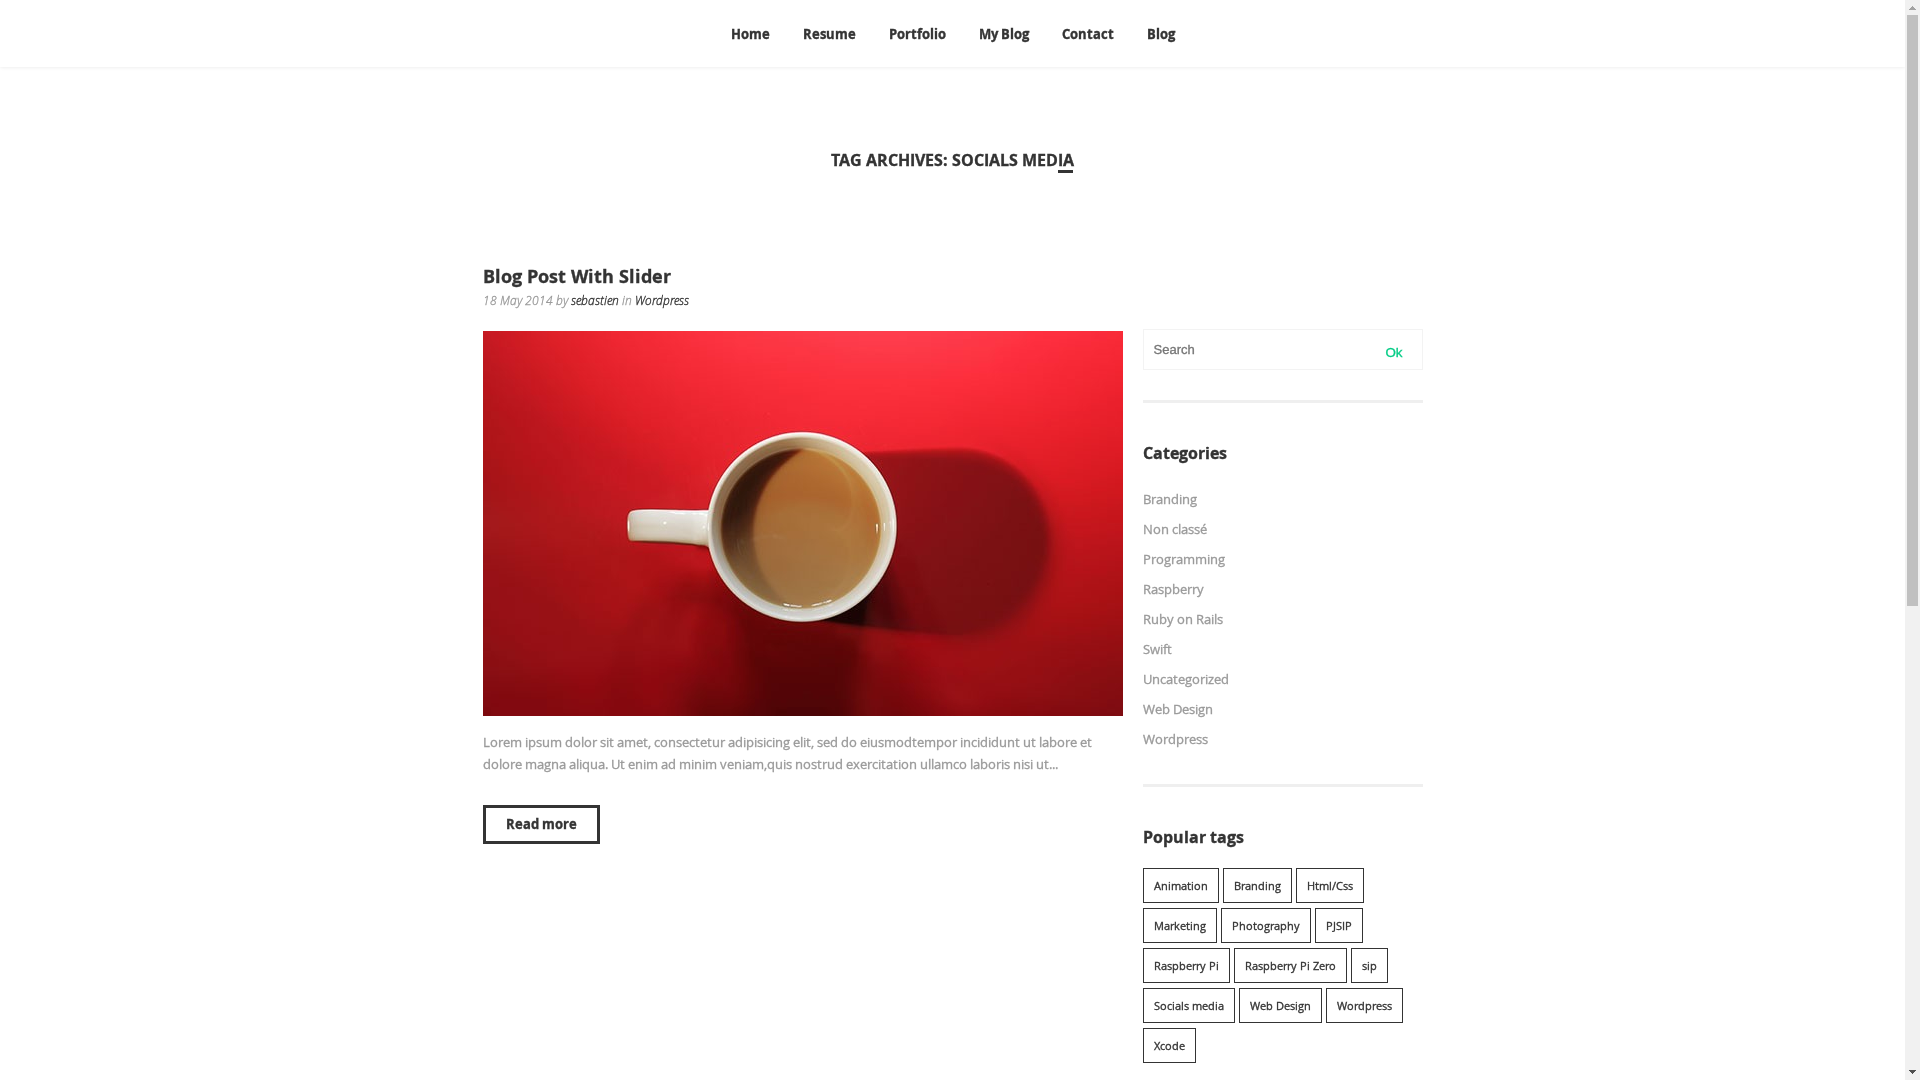  I want to click on 'Web Design', so click(1237, 1005).